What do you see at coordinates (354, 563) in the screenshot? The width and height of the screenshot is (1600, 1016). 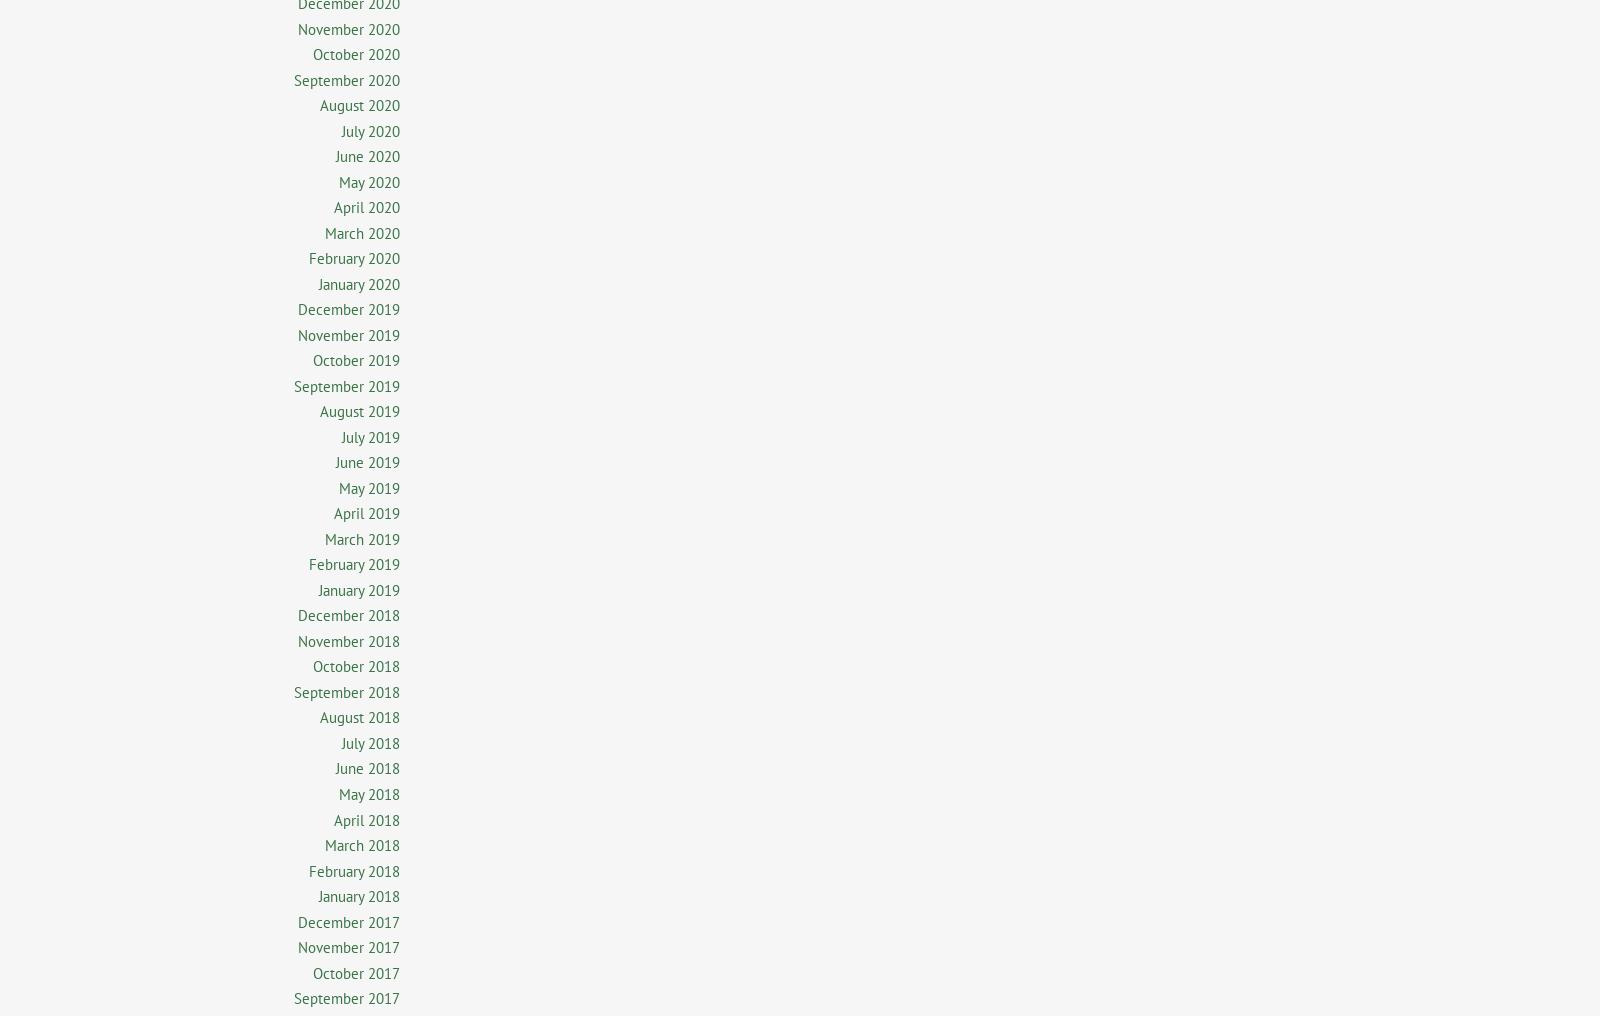 I see `'February 2019'` at bounding box center [354, 563].